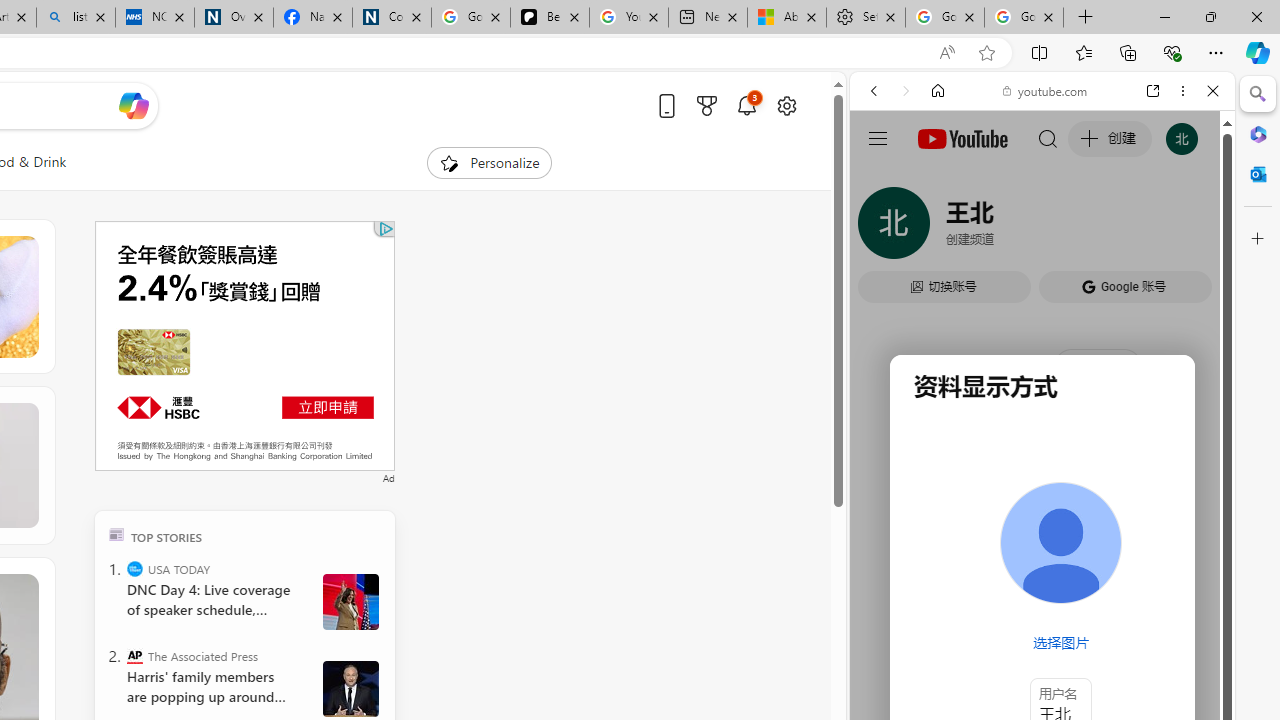  Describe the element at coordinates (881, 227) in the screenshot. I see `'Search Filter, WEB'` at that location.